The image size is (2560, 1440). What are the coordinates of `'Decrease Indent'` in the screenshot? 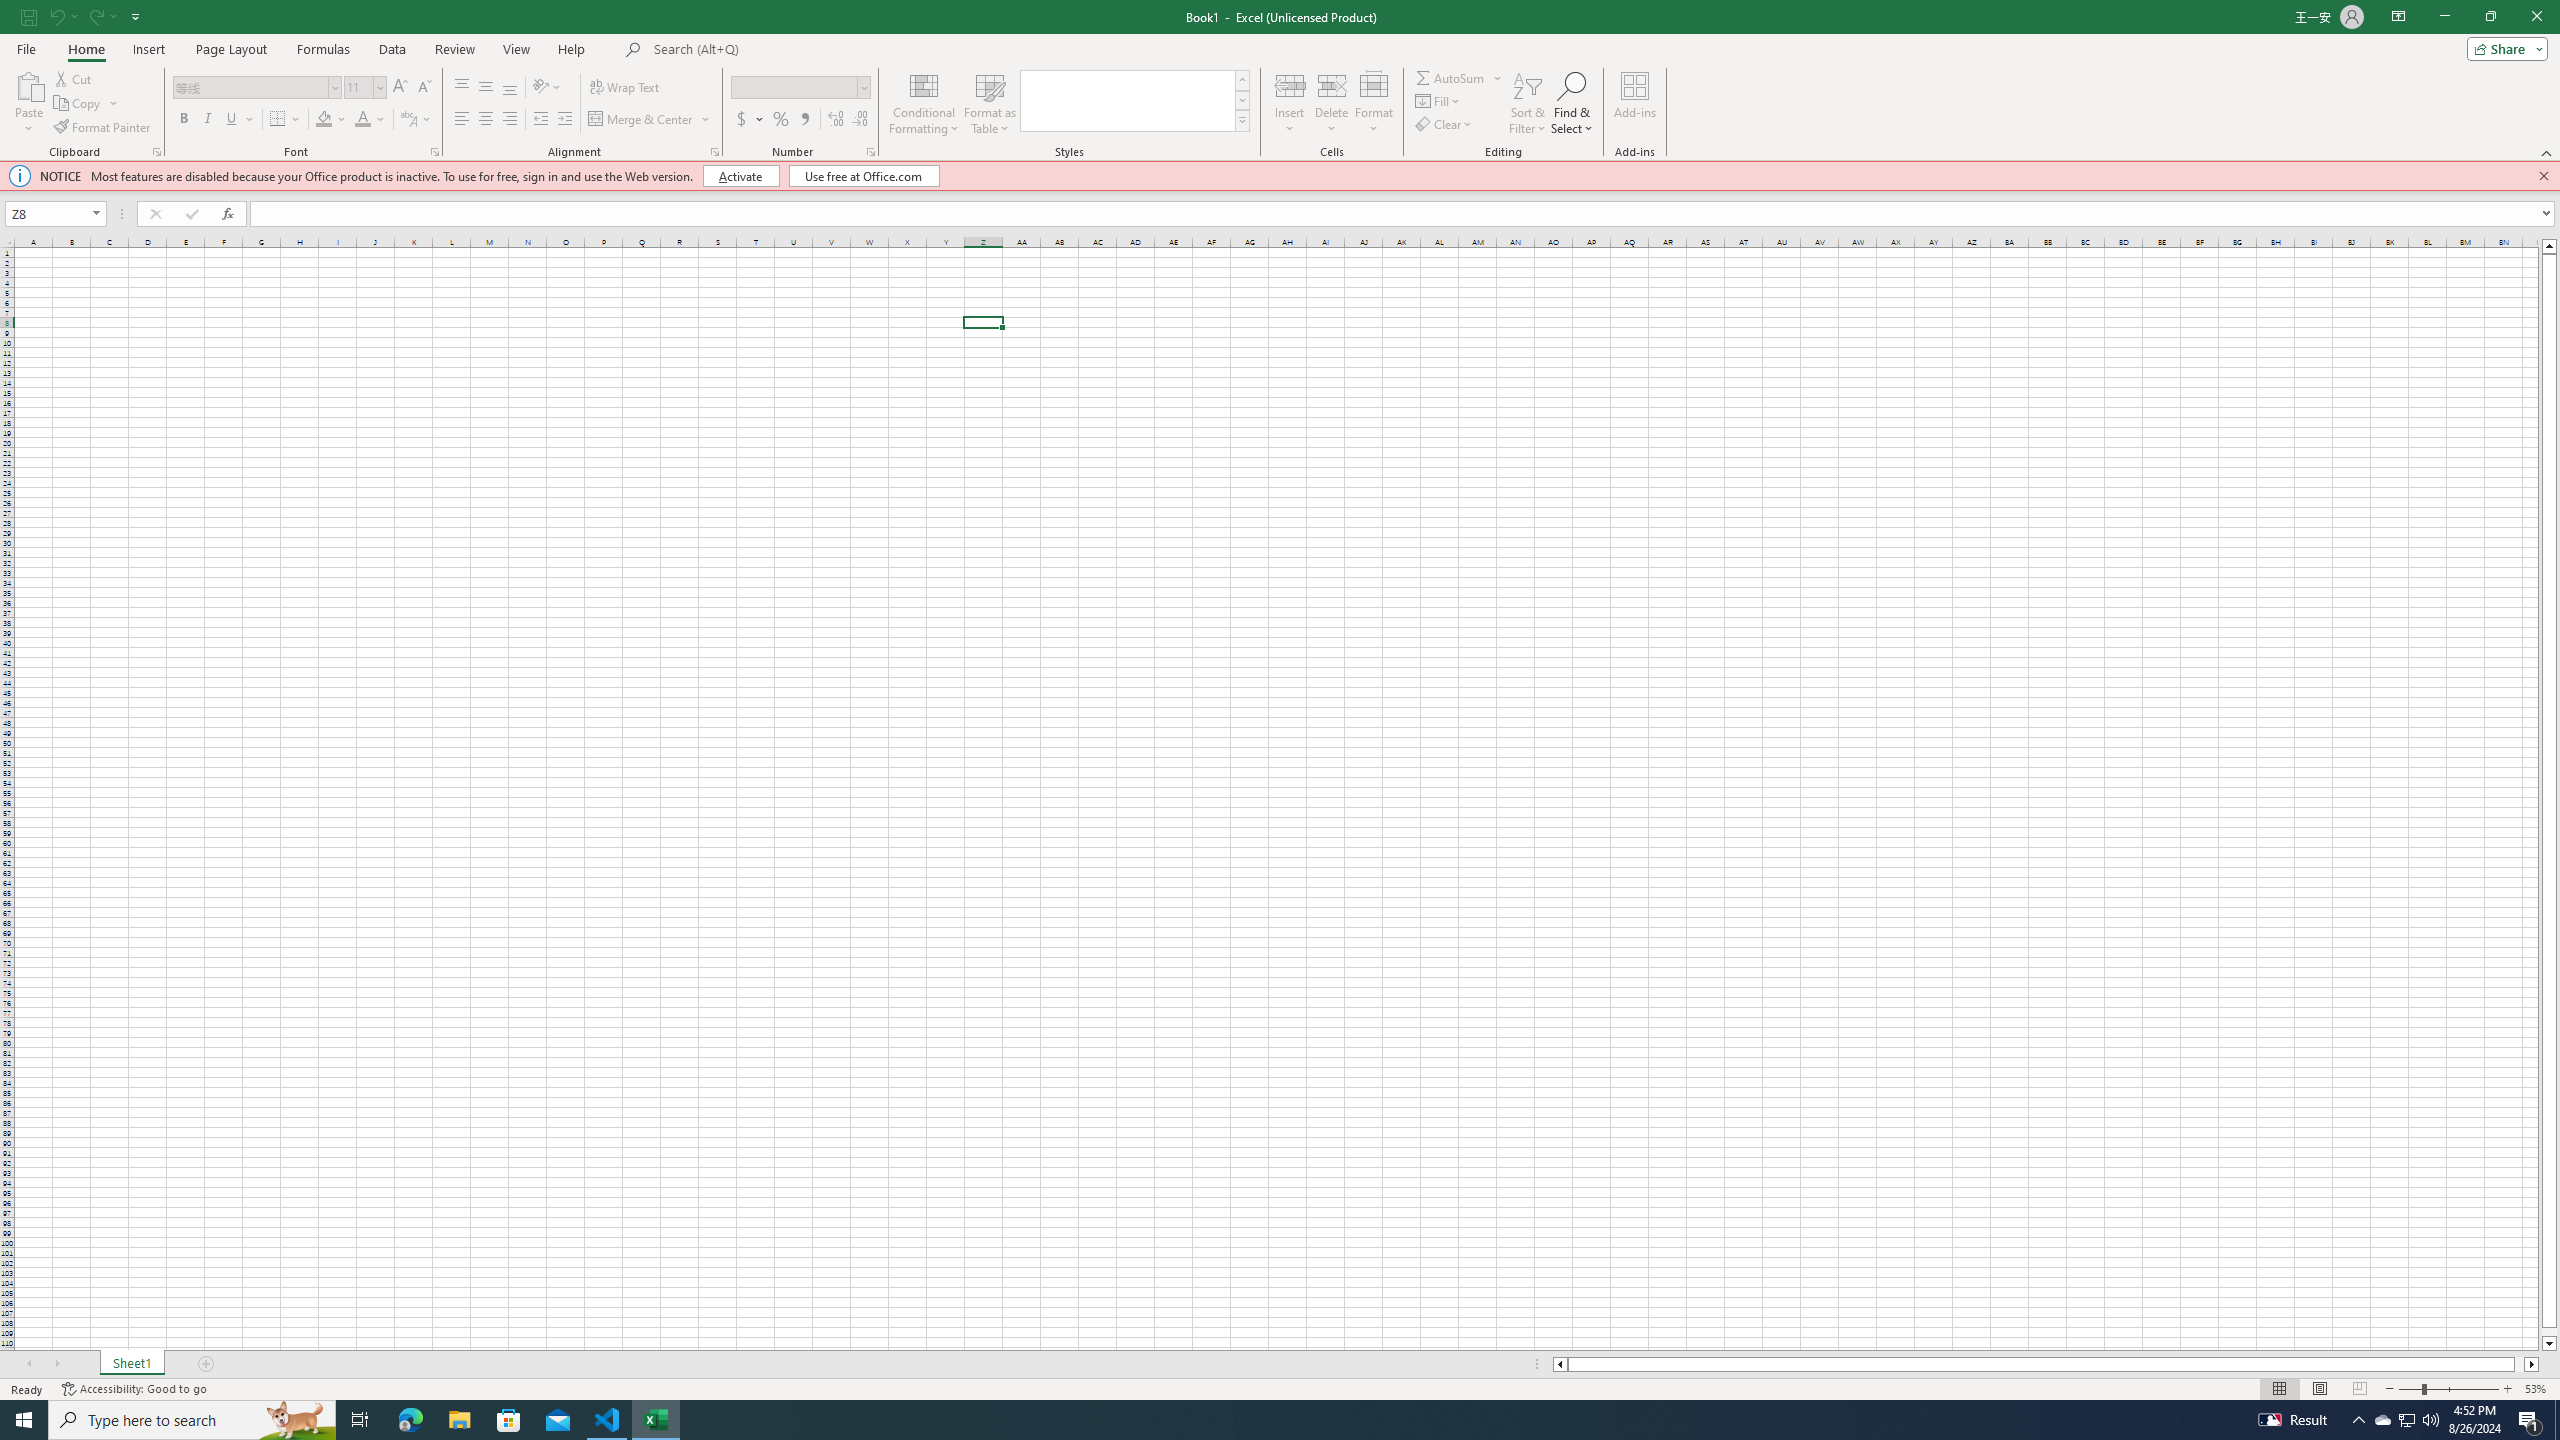 It's located at (541, 118).